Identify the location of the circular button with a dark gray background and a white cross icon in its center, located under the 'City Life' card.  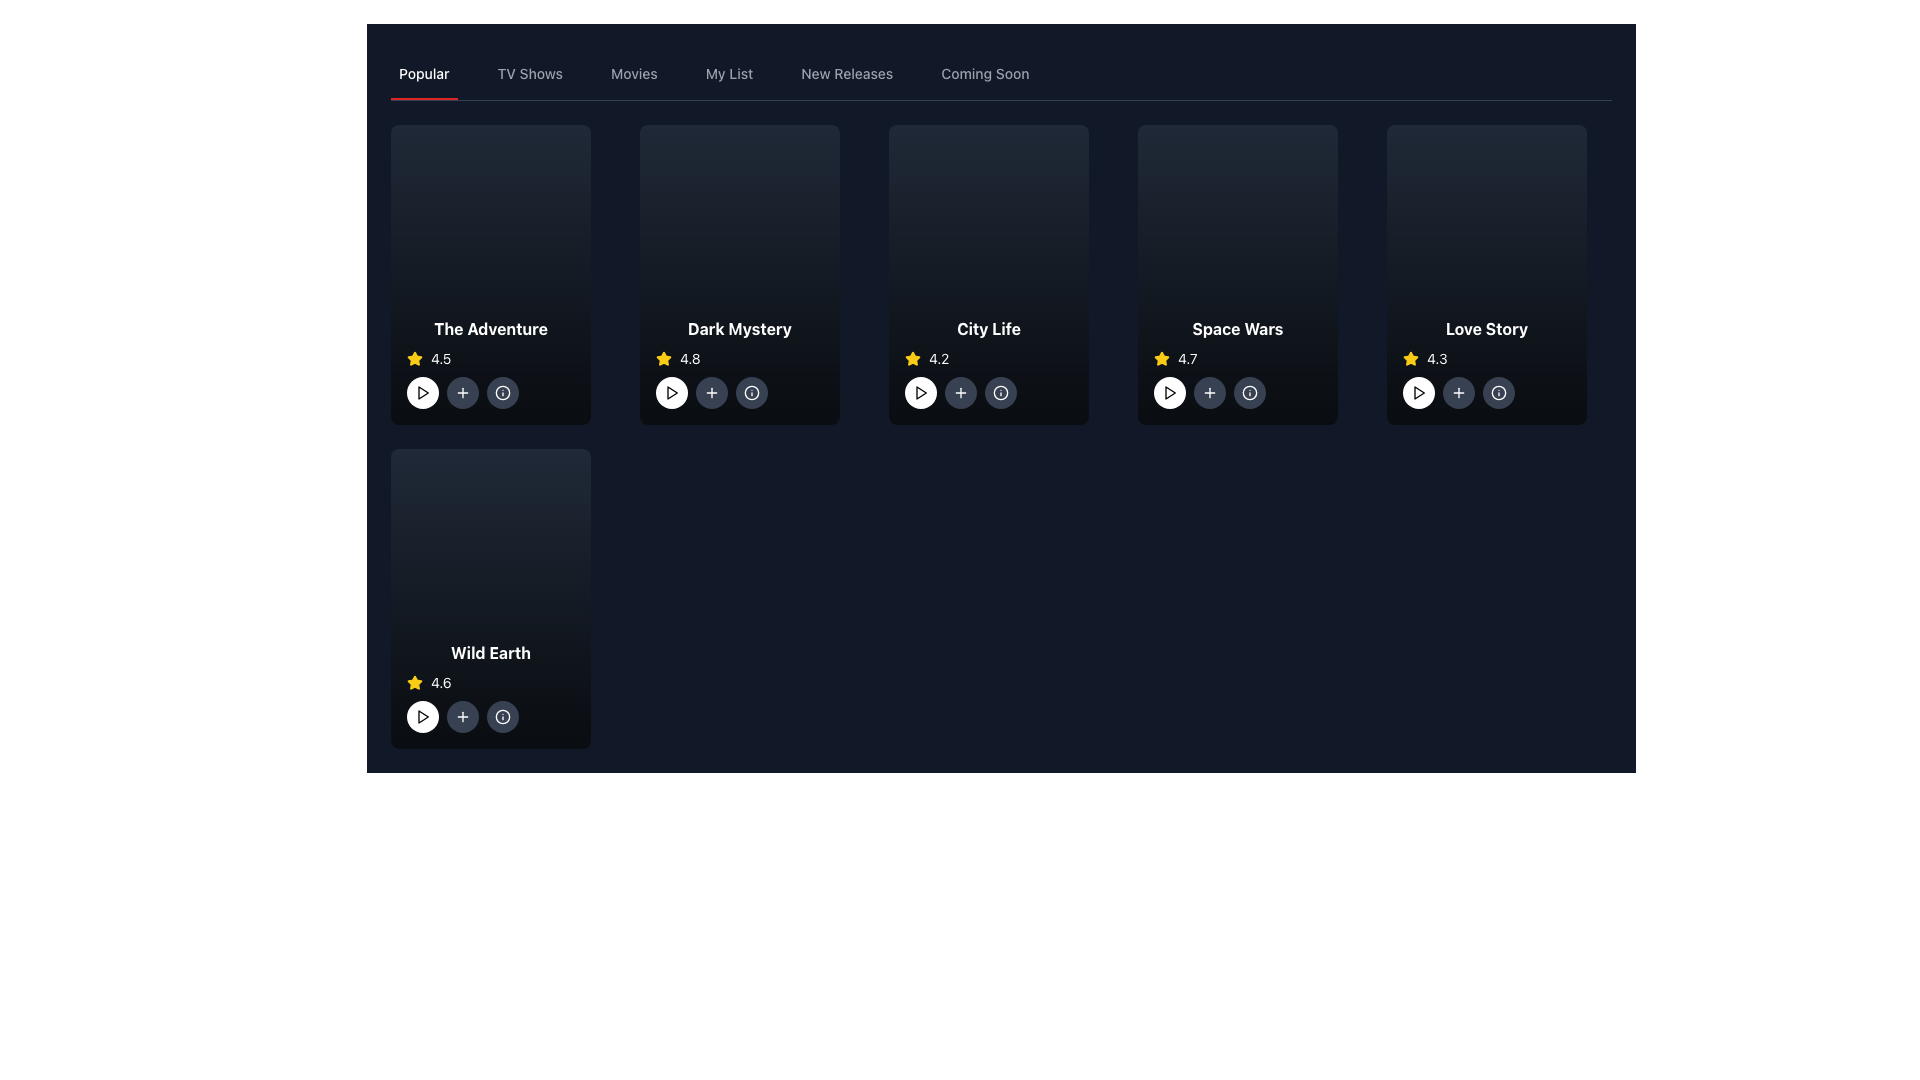
(960, 393).